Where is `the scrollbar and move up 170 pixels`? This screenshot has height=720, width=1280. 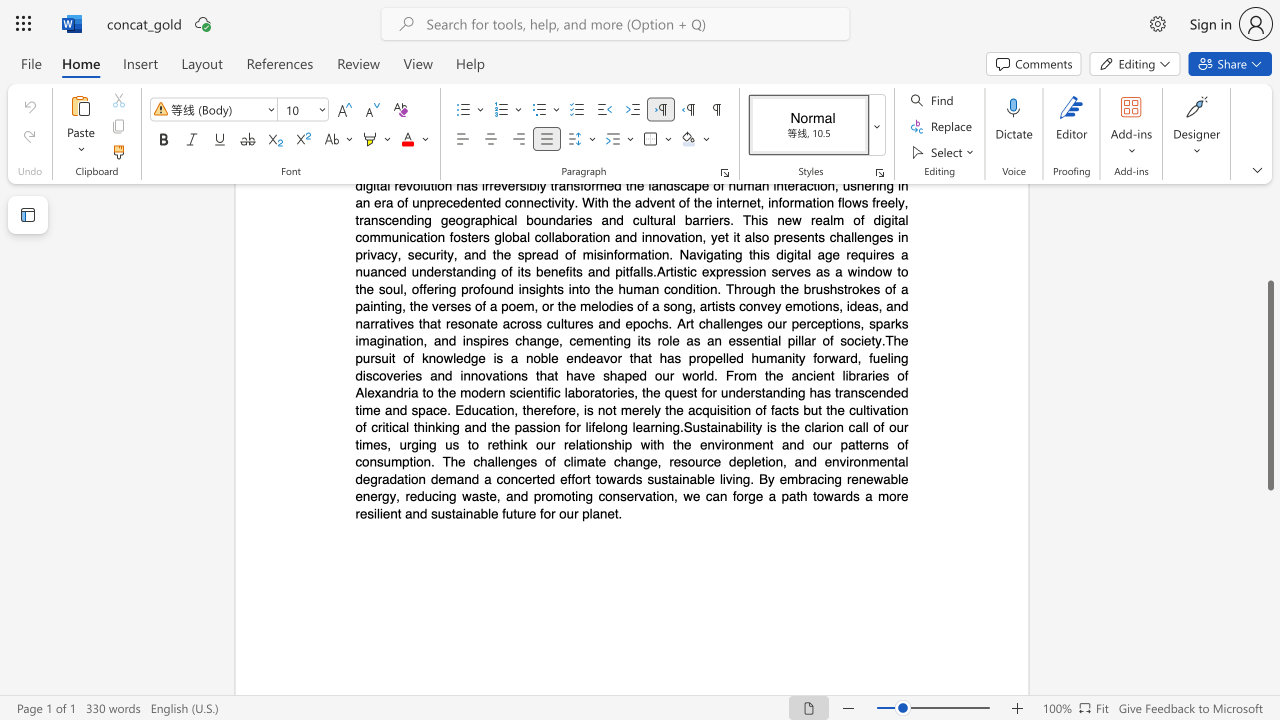
the scrollbar and move up 170 pixels is located at coordinates (1269, 385).